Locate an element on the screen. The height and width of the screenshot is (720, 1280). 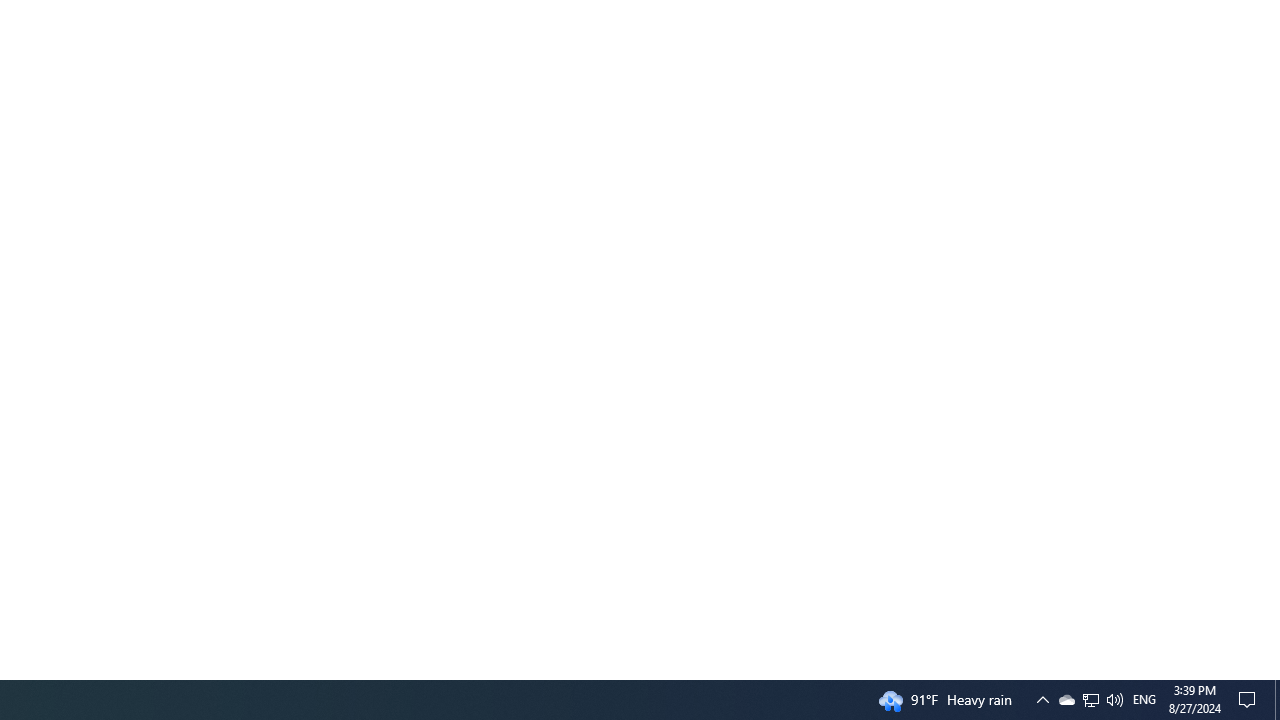
'Action Center, No new notifications' is located at coordinates (1250, 698).